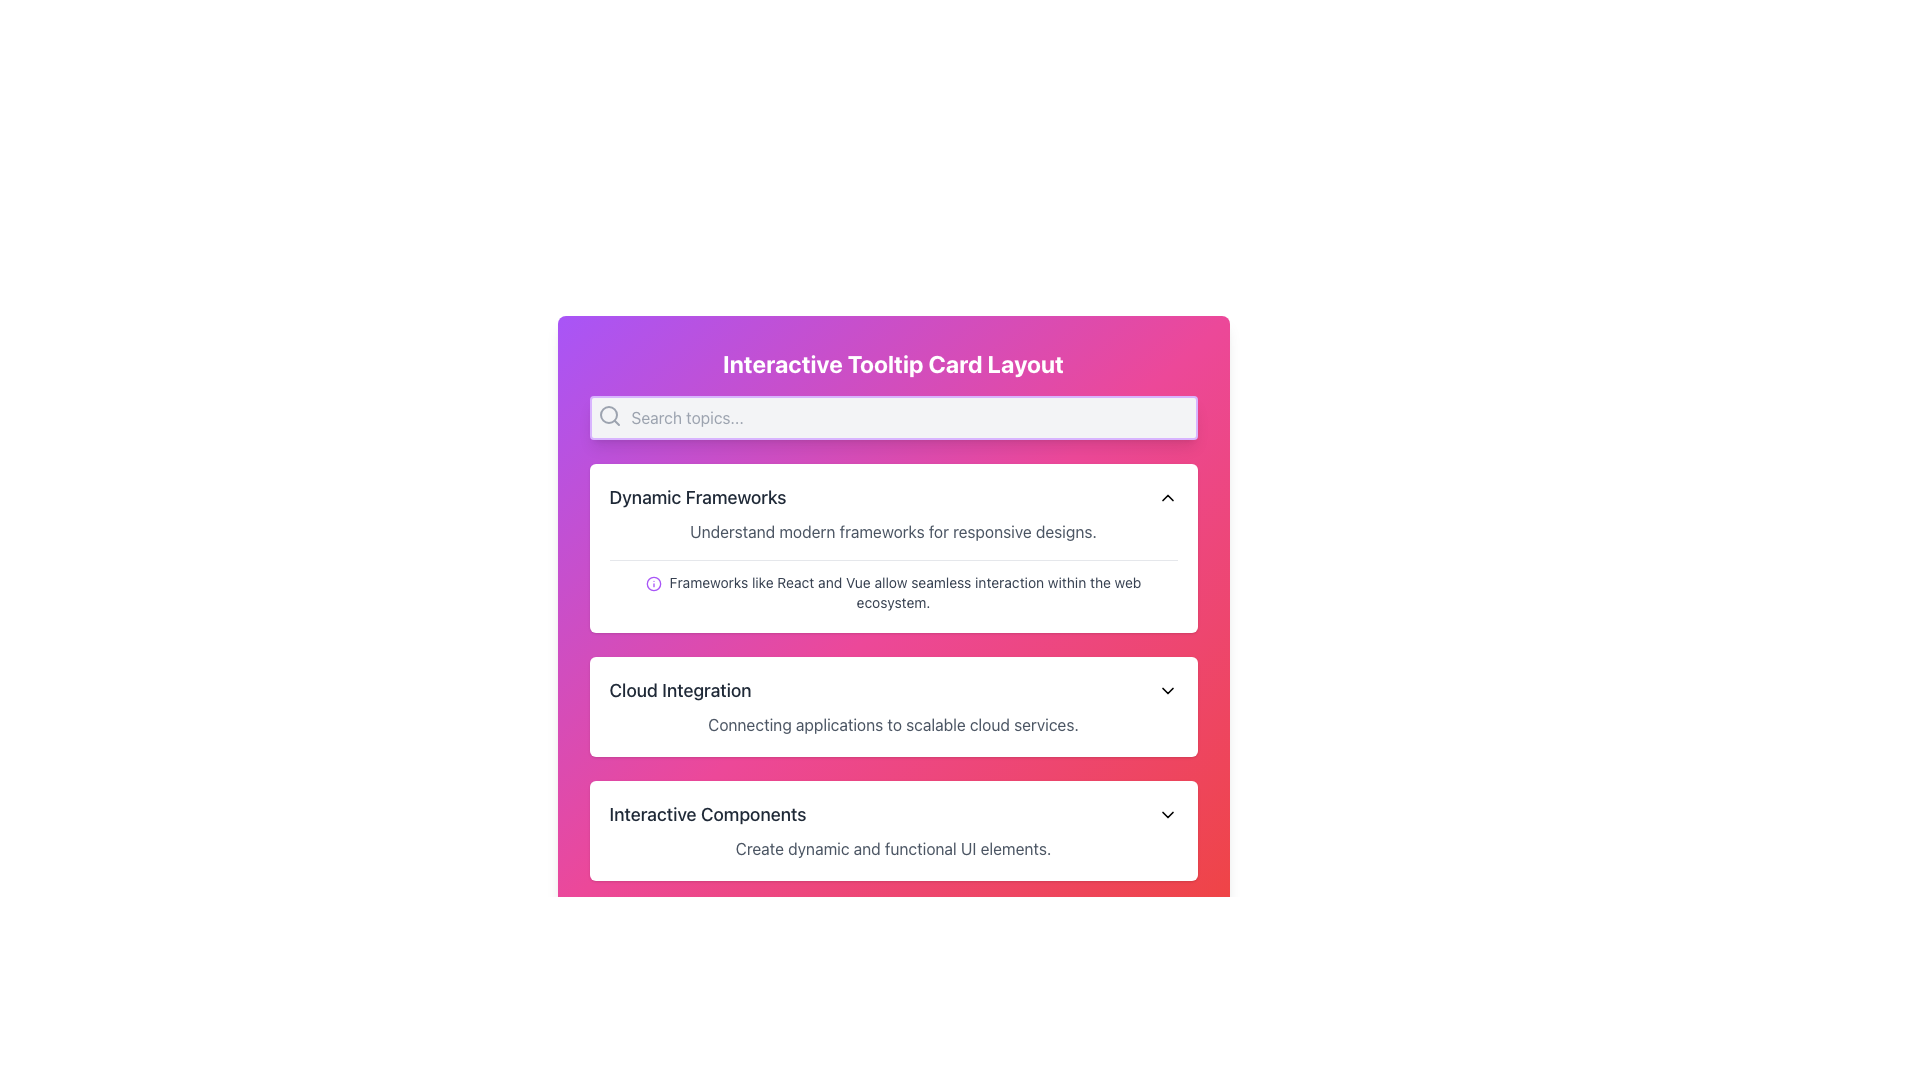  I want to click on the descriptive text element located in the 'Cloud Integration' section, which is the second component below the title text, so click(892, 725).